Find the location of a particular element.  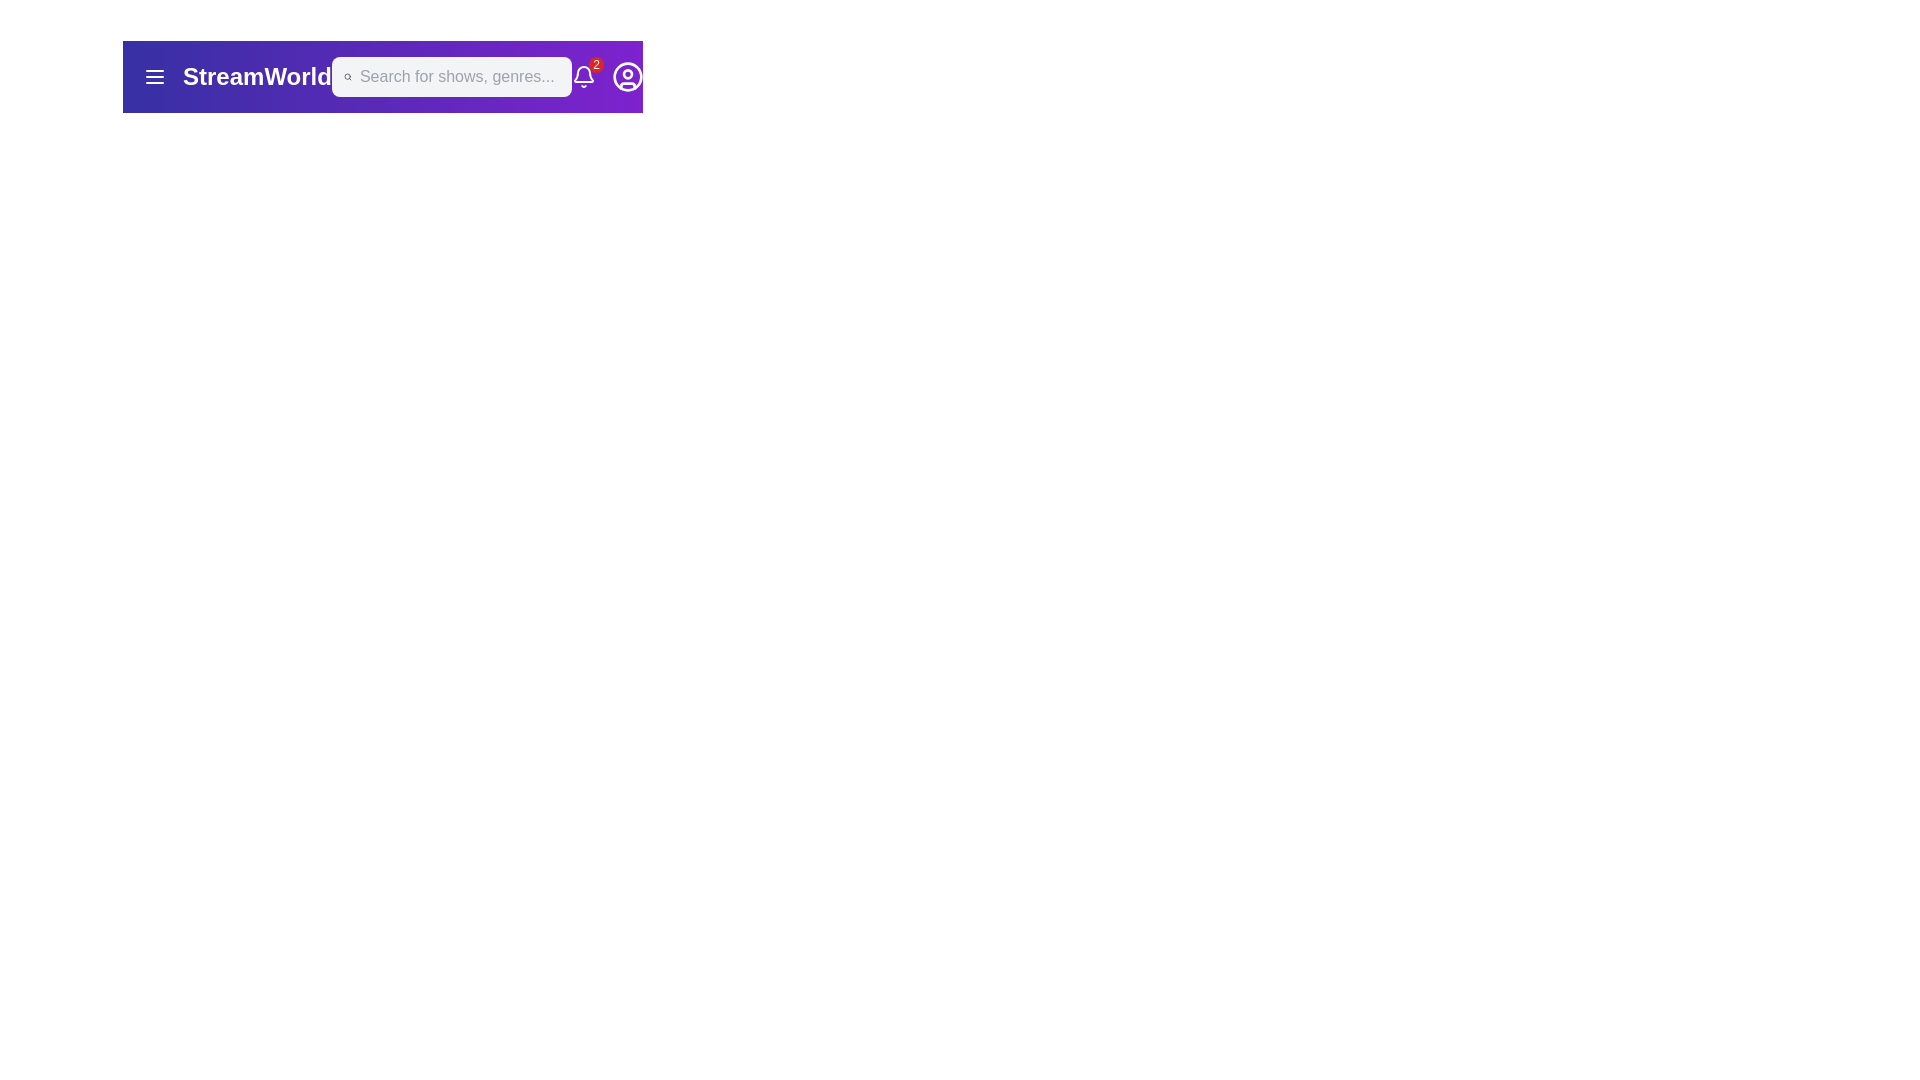

the circular search icon located at the left side of the search bar in the top navigation interface is located at coordinates (347, 76).